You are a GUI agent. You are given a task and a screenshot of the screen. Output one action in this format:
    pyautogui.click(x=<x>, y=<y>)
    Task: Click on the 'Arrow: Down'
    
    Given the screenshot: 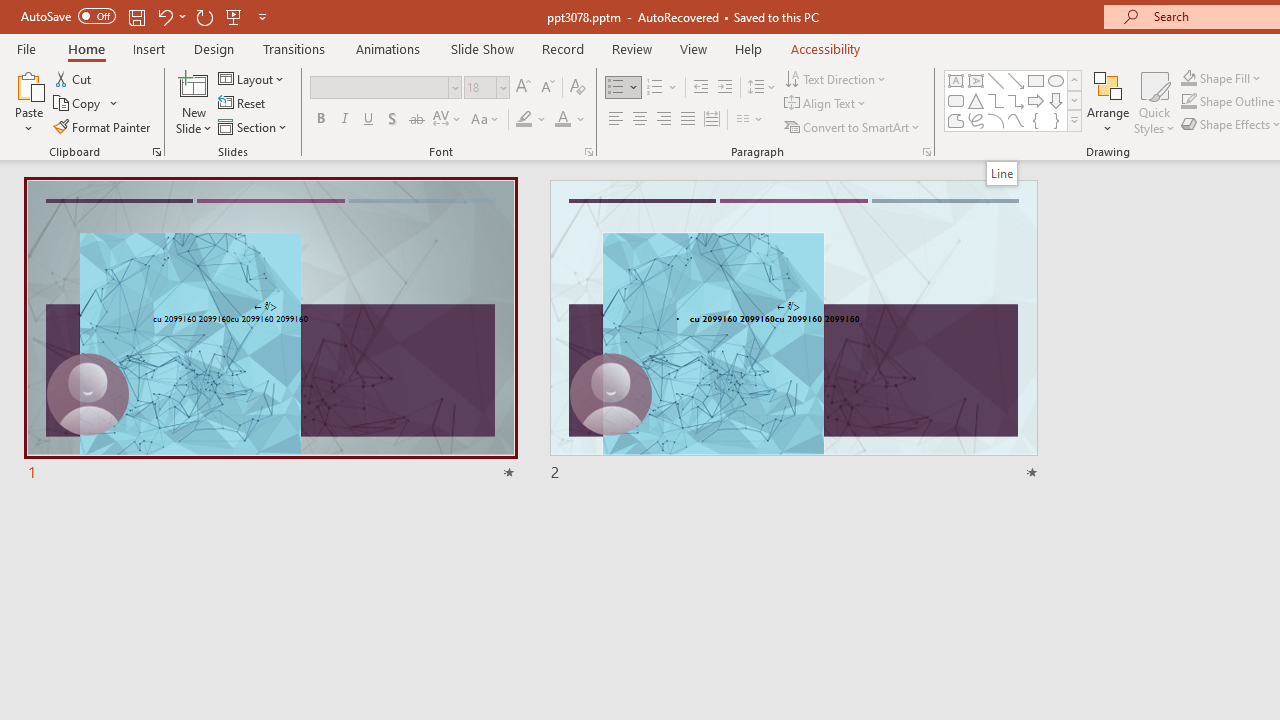 What is the action you would take?
    pyautogui.click(x=1055, y=100)
    